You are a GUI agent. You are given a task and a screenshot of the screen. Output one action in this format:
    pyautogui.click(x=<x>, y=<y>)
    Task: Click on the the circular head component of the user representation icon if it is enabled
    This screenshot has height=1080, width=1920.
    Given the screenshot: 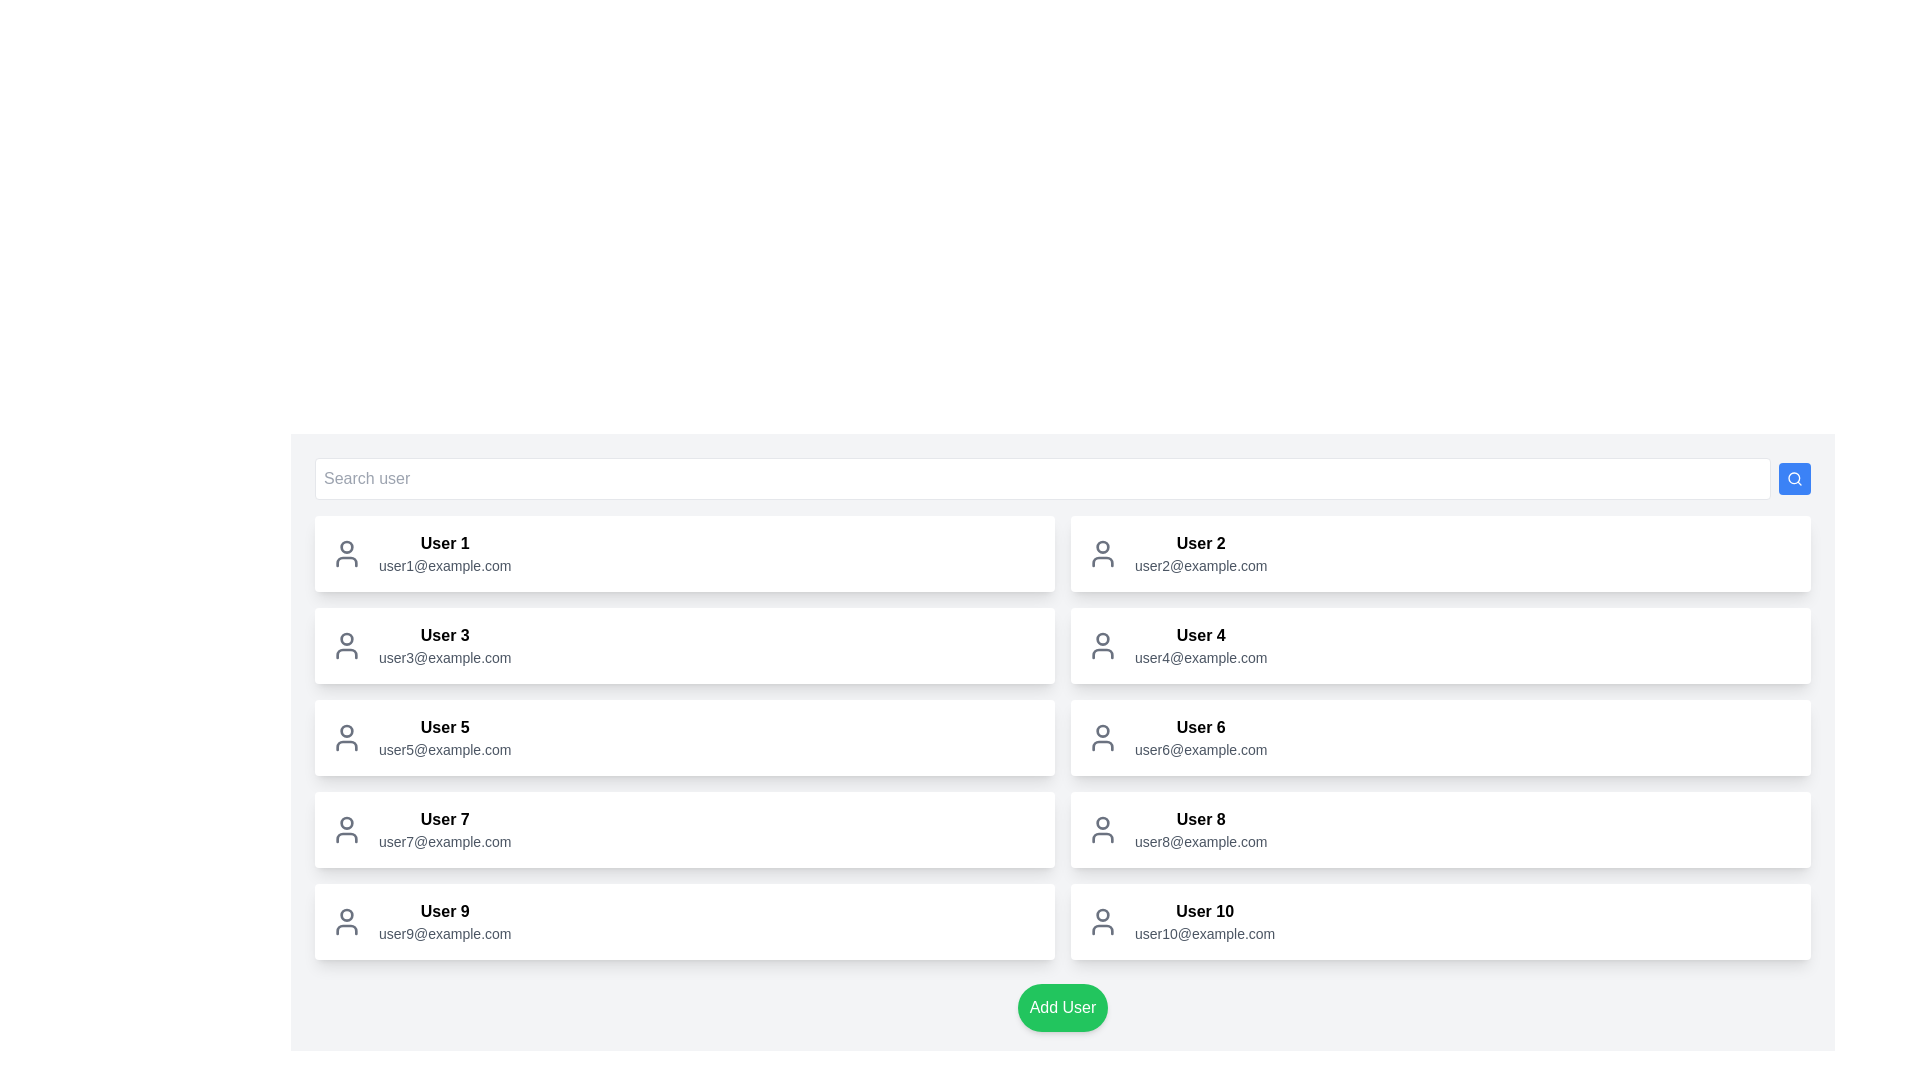 What is the action you would take?
    pyautogui.click(x=1102, y=731)
    